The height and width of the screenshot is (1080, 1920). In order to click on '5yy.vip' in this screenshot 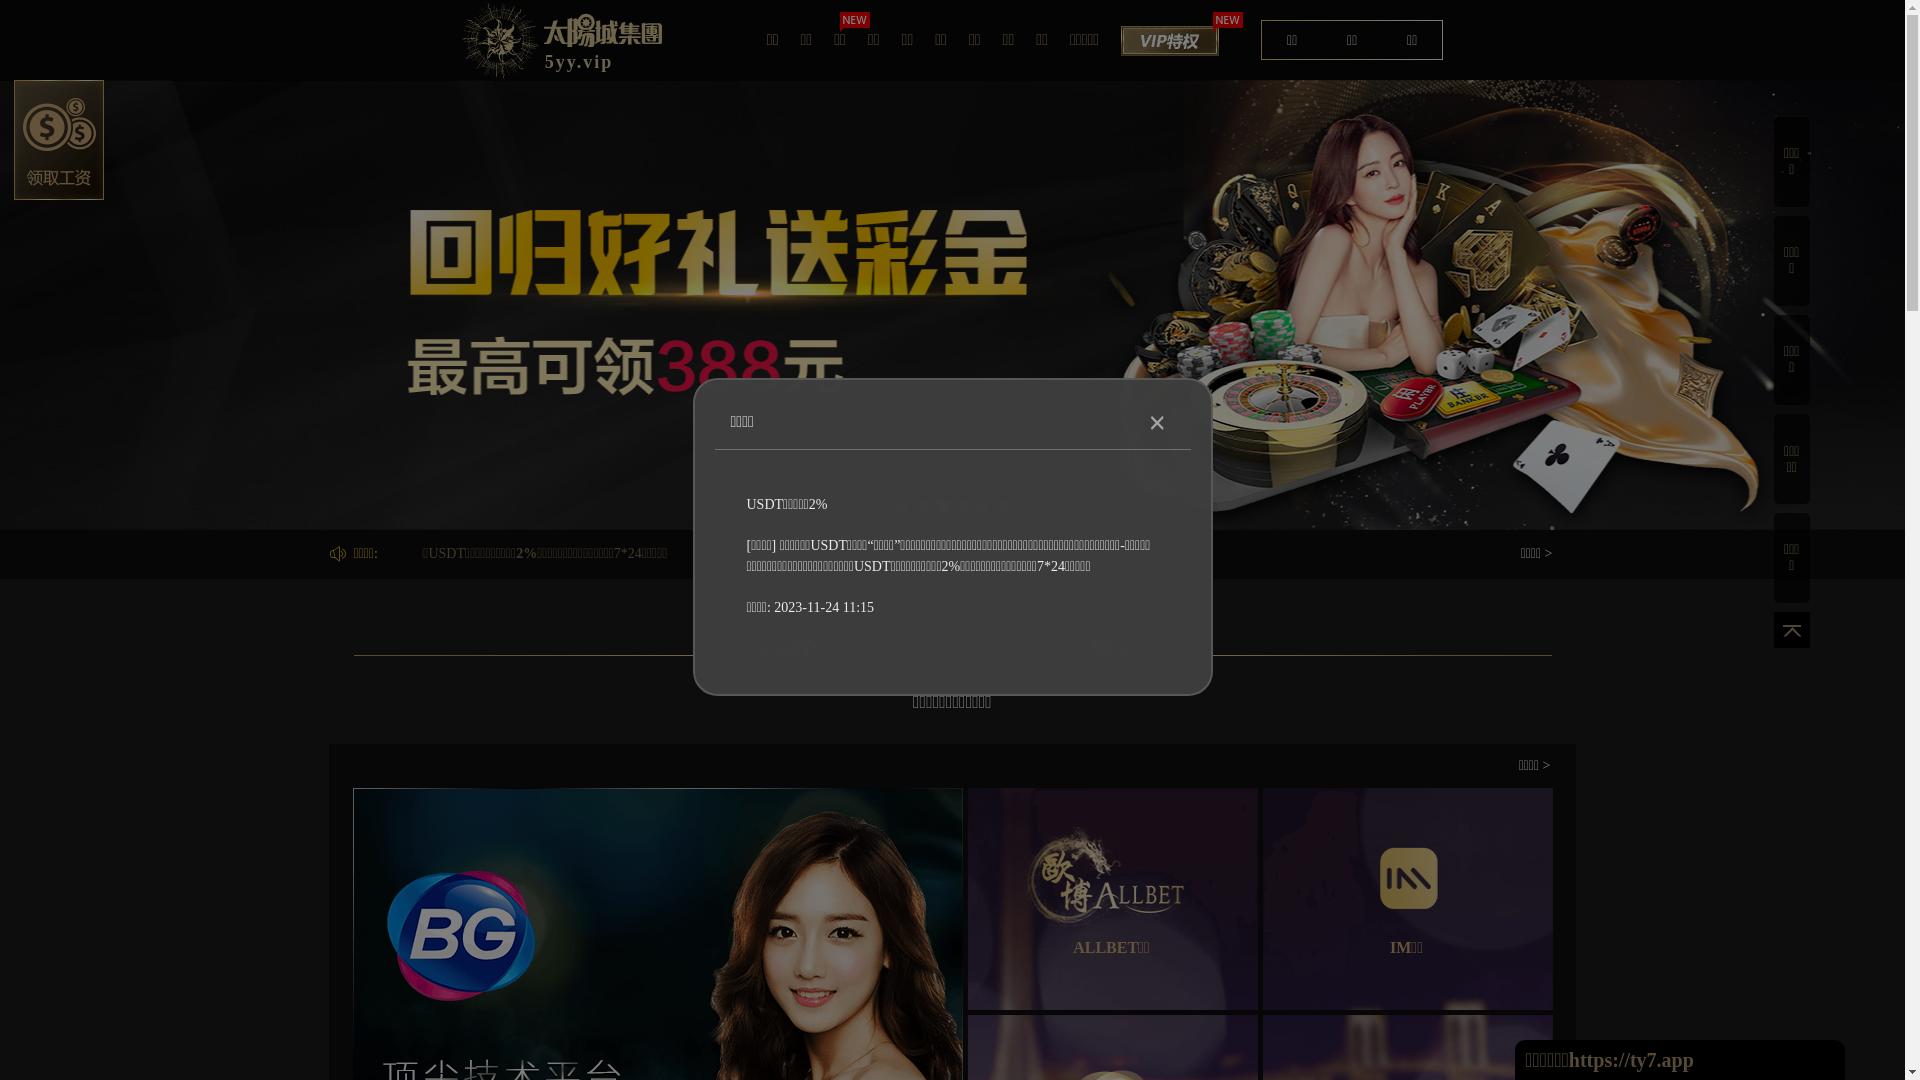, I will do `click(560, 39)`.